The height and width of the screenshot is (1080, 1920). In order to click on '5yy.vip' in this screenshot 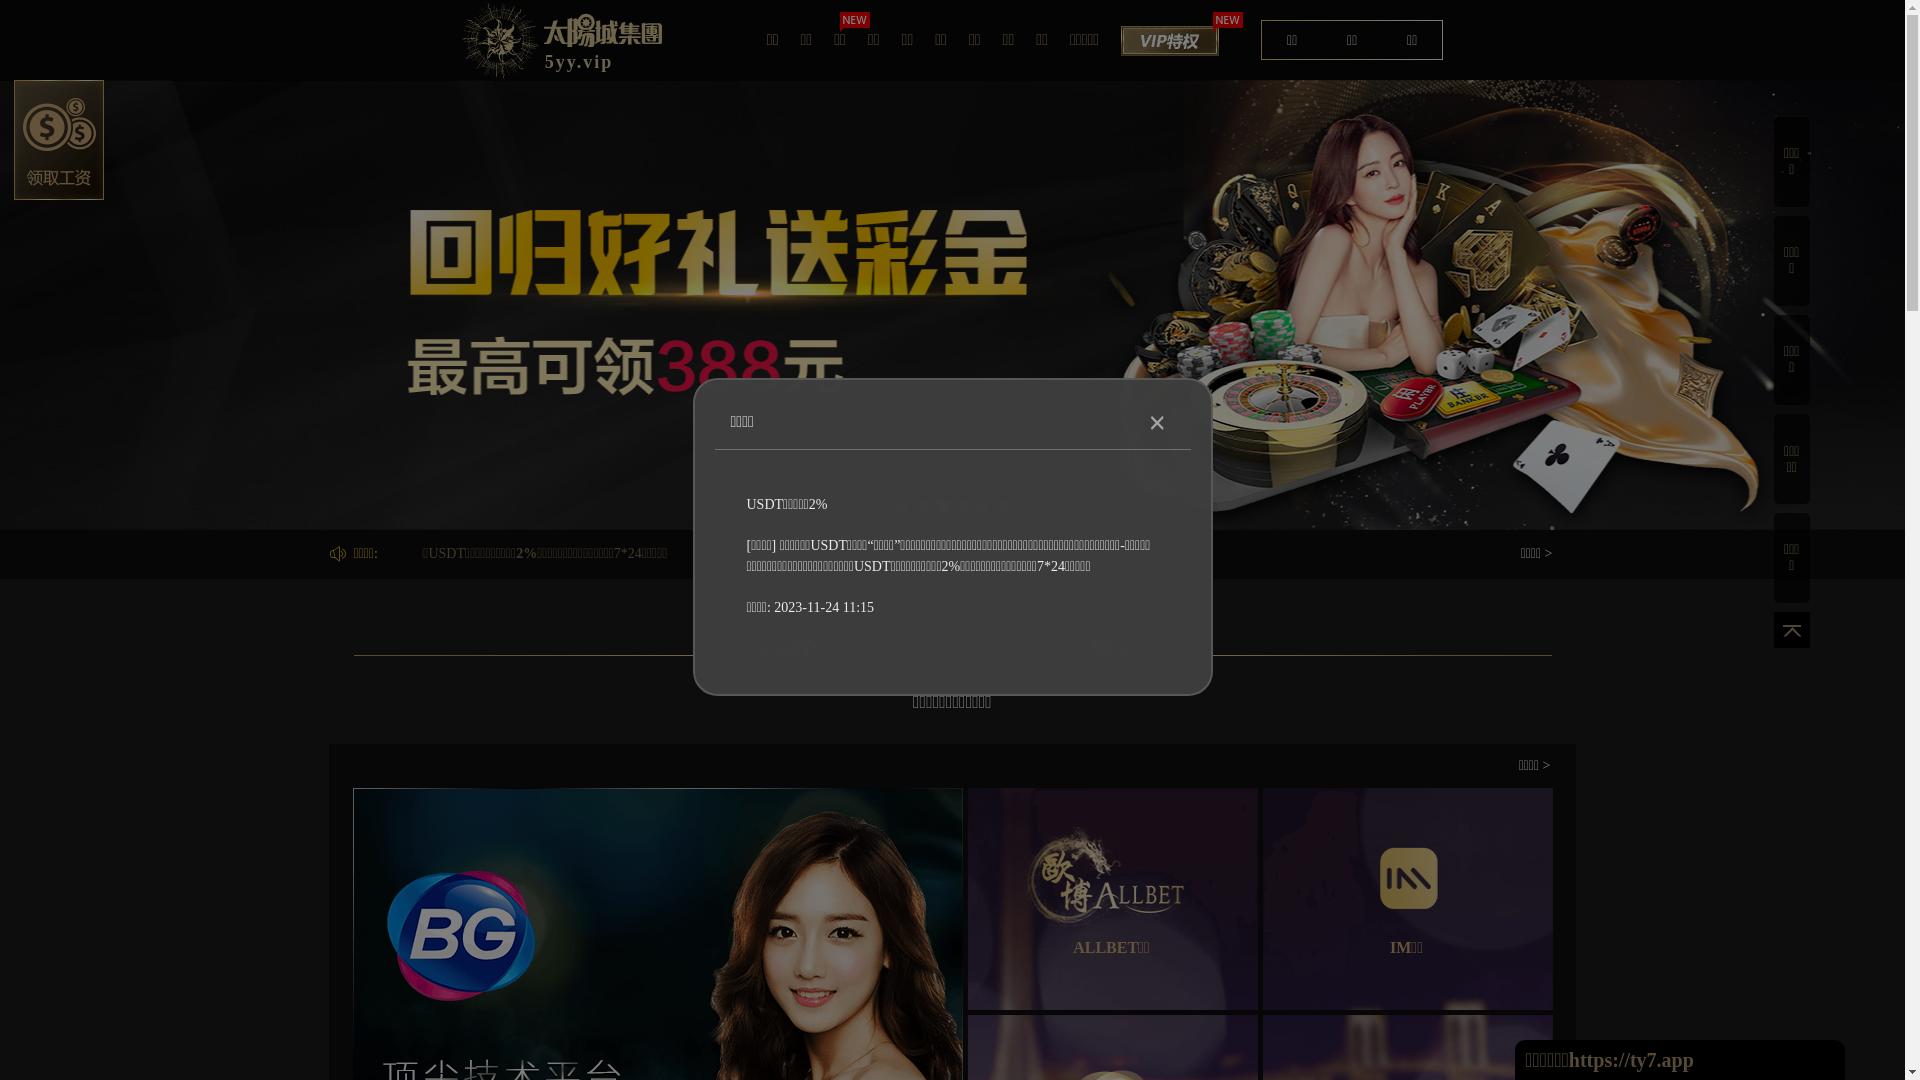, I will do `click(560, 39)`.